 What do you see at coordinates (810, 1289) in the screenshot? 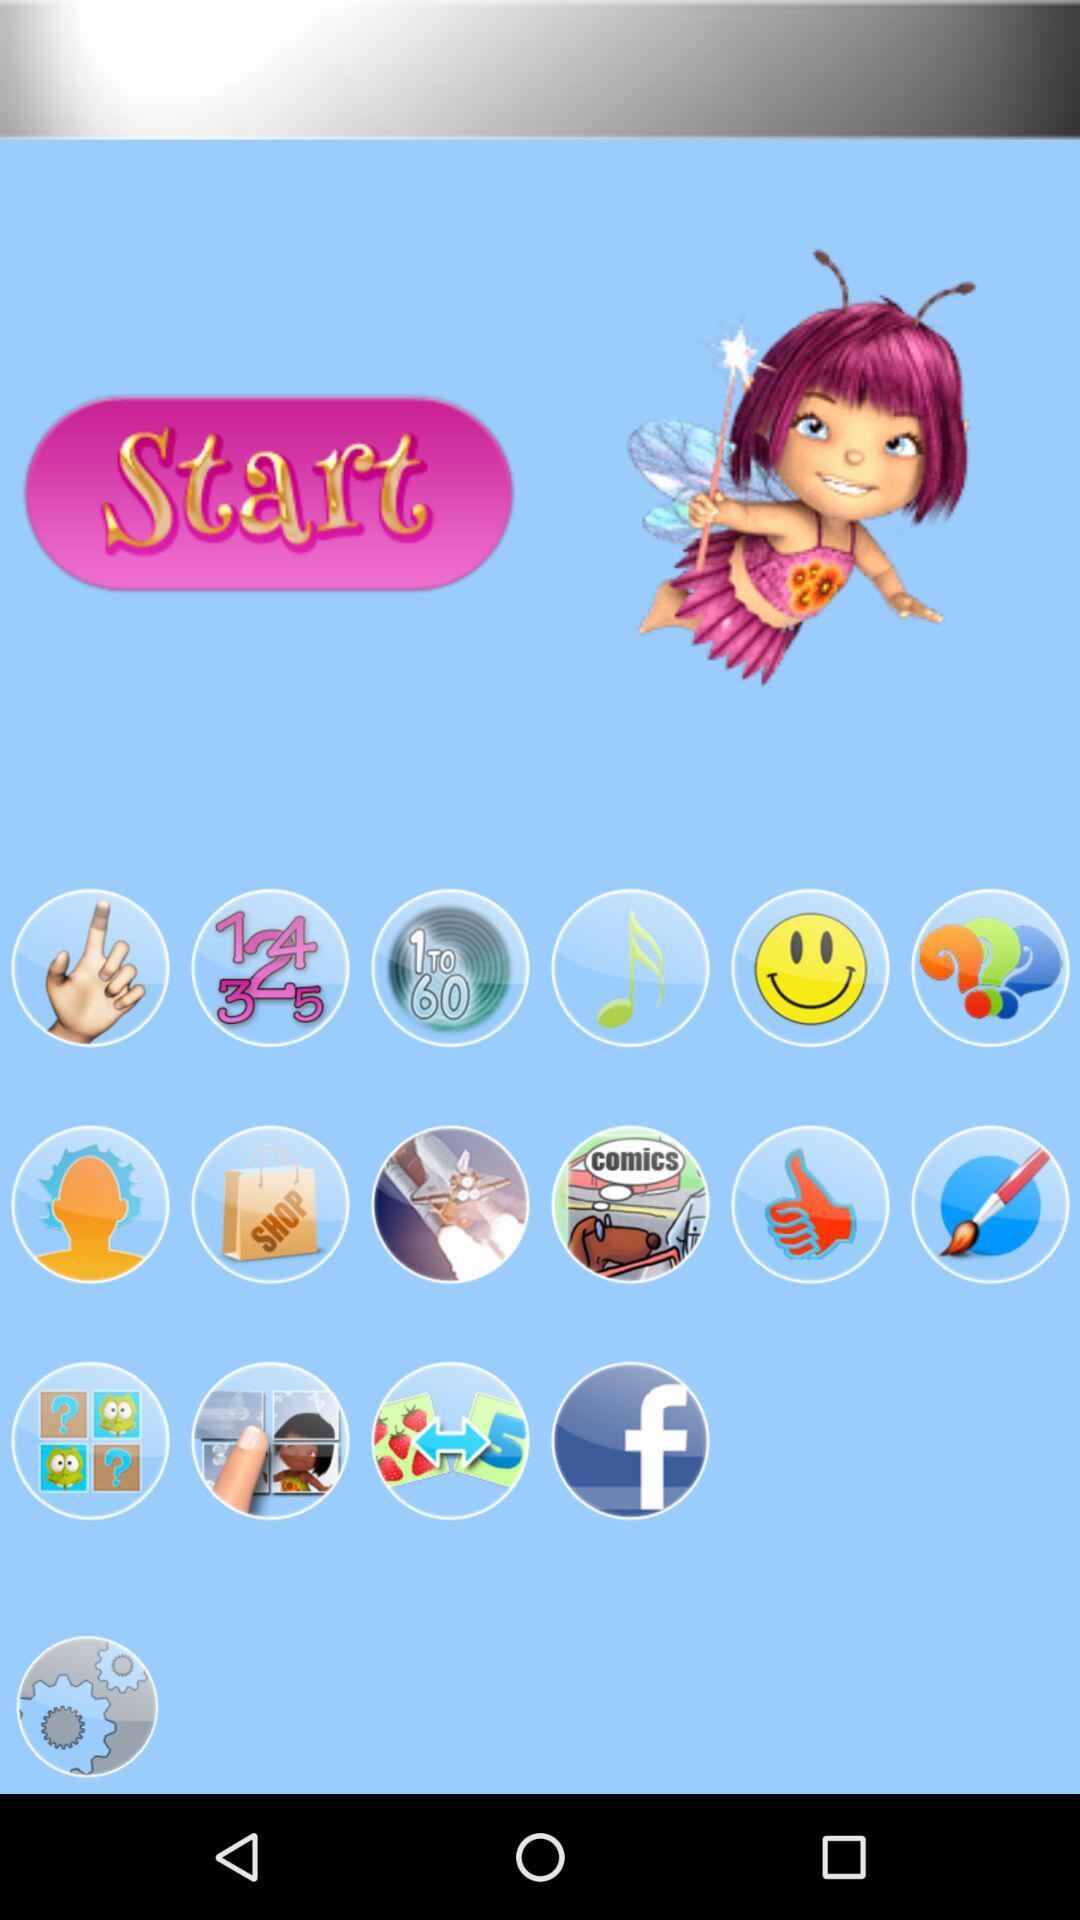
I see `the thumbs_up icon` at bounding box center [810, 1289].